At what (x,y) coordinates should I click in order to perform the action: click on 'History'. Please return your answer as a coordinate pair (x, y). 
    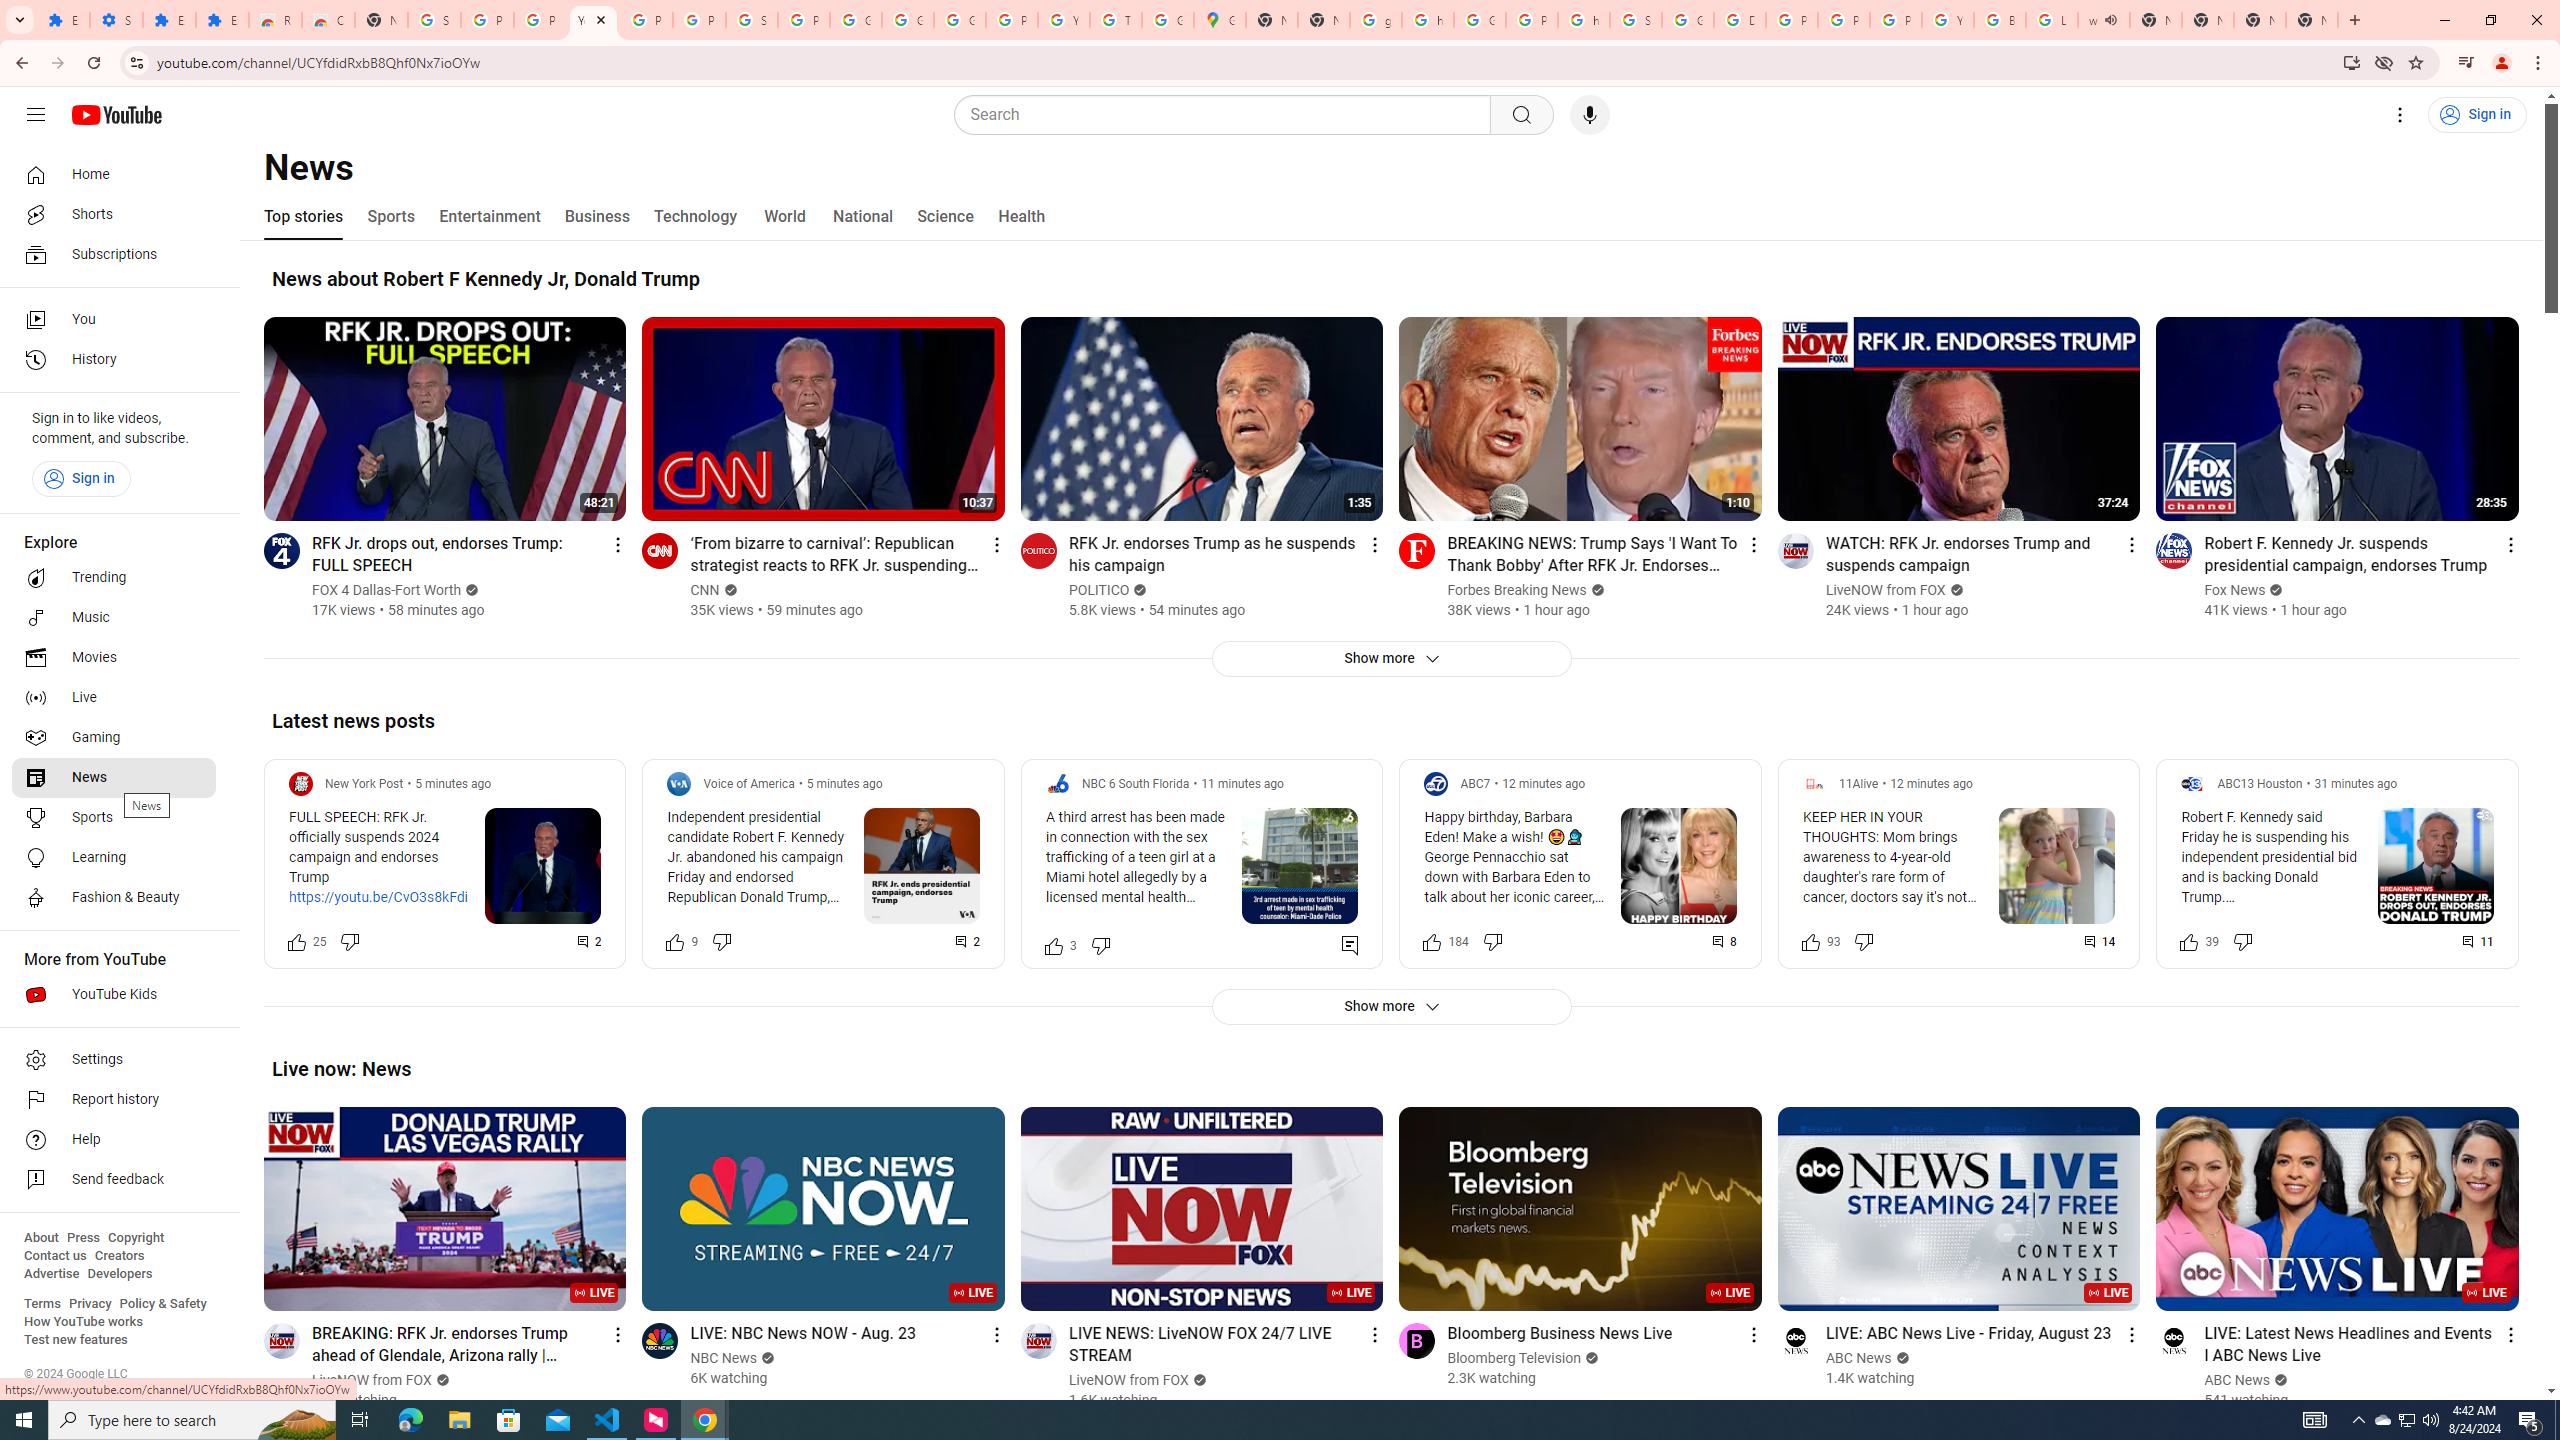
    Looking at the image, I should click on (113, 360).